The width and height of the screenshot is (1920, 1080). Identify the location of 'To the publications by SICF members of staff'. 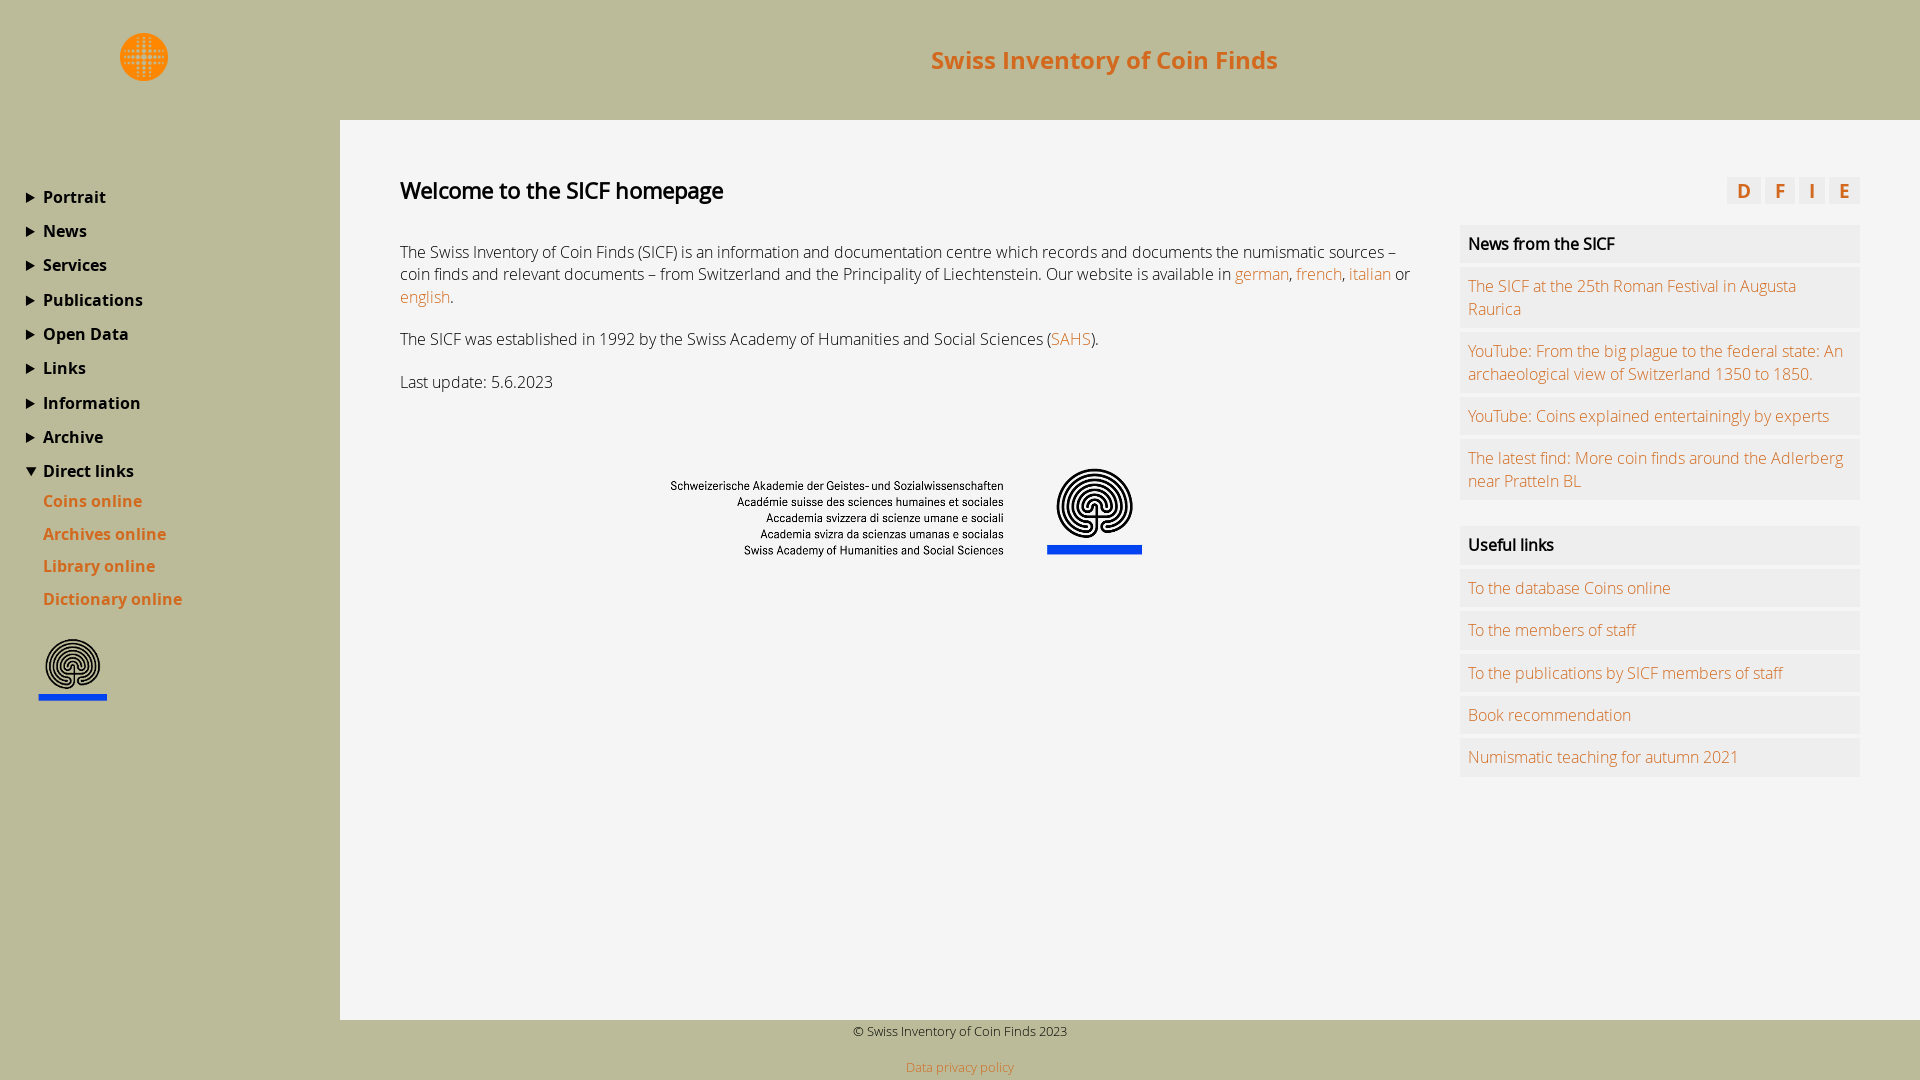
(1625, 672).